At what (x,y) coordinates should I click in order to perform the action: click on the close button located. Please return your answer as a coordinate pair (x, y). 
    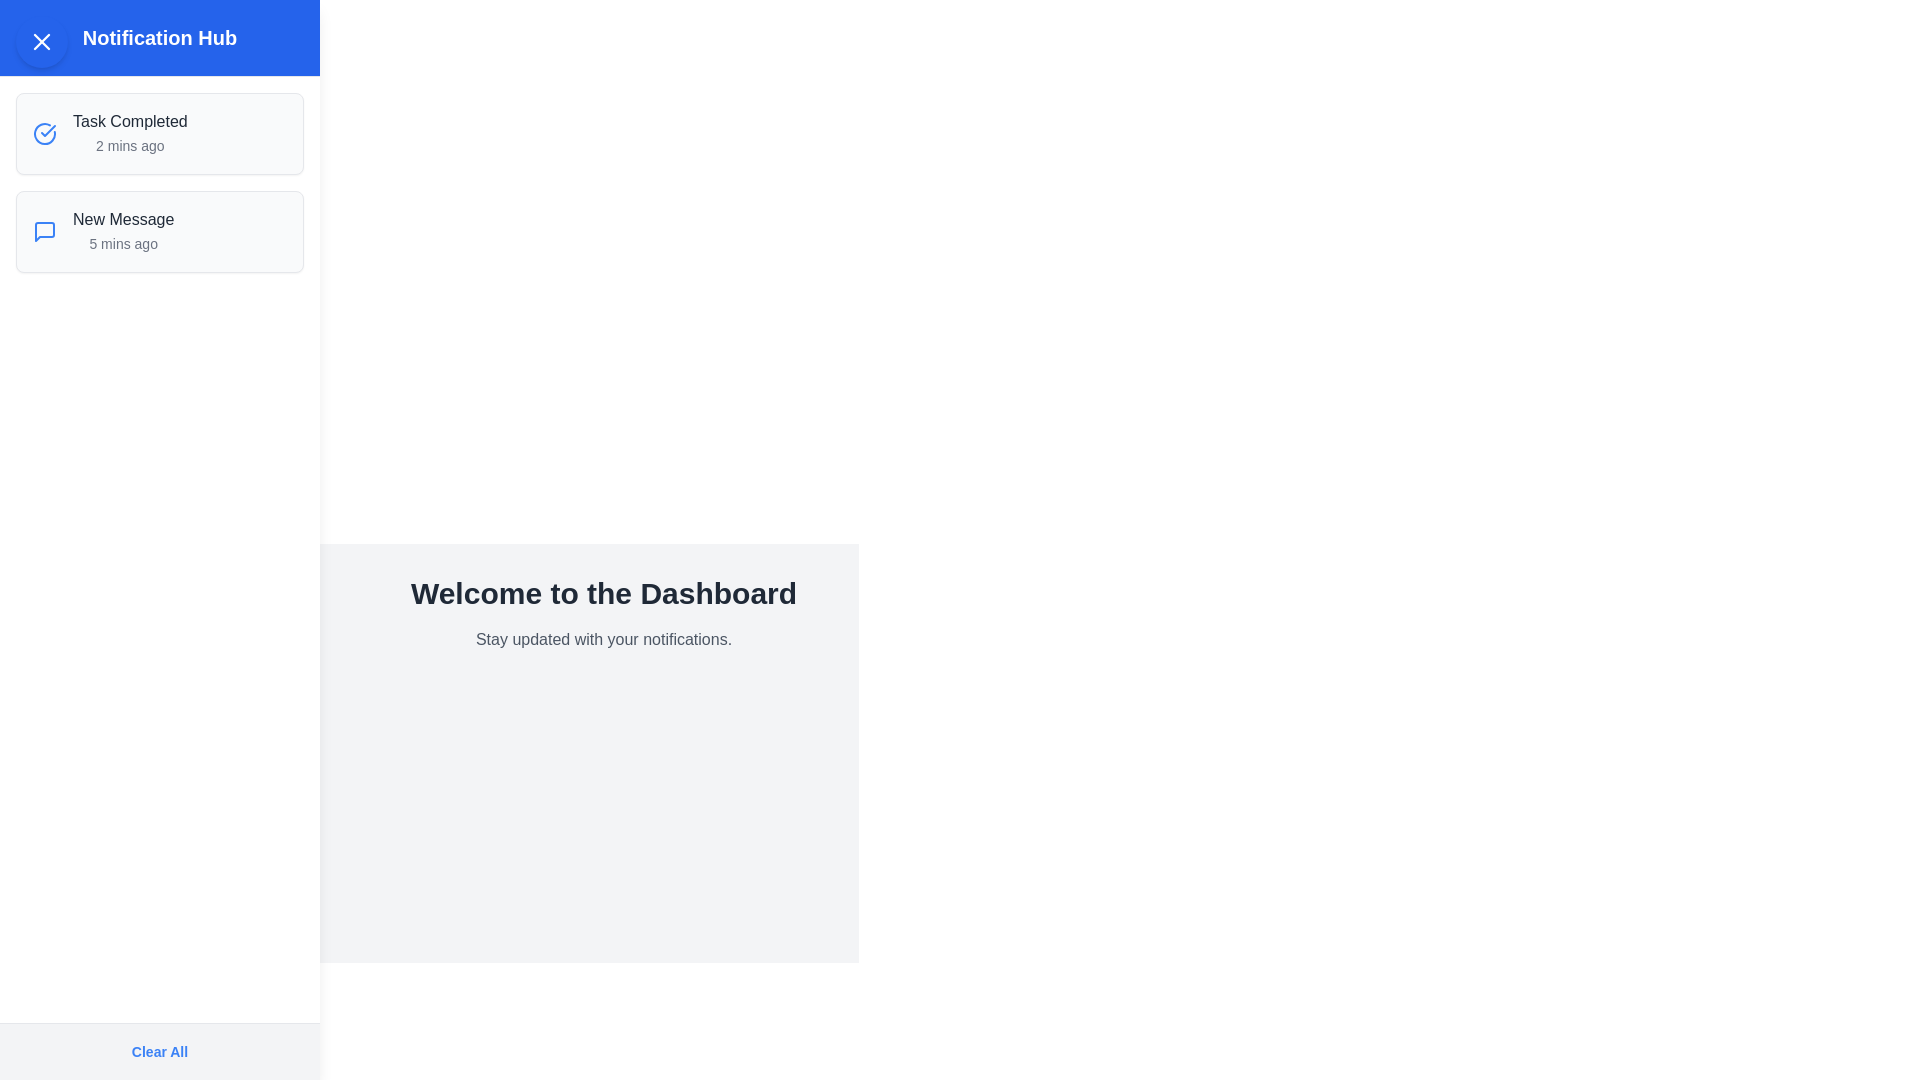
    Looking at the image, I should click on (42, 42).